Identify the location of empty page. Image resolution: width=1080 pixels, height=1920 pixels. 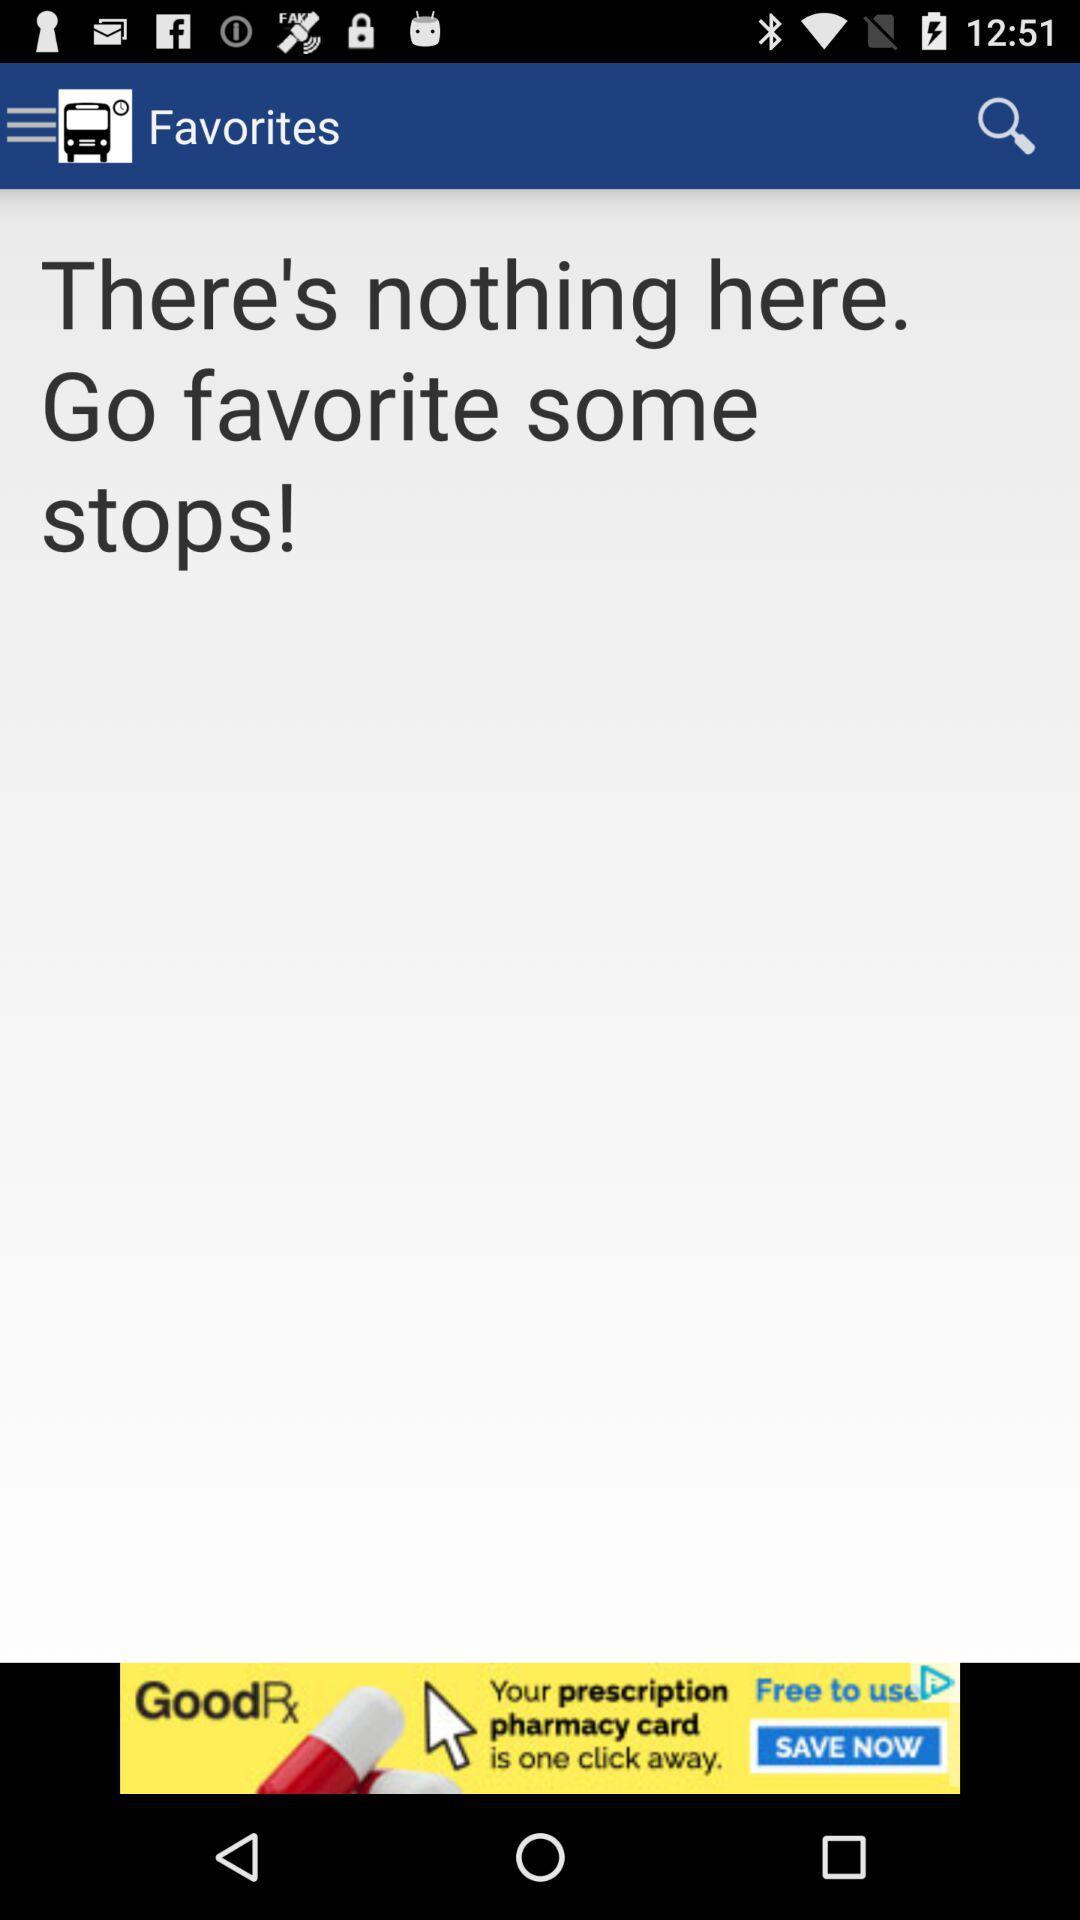
(540, 1140).